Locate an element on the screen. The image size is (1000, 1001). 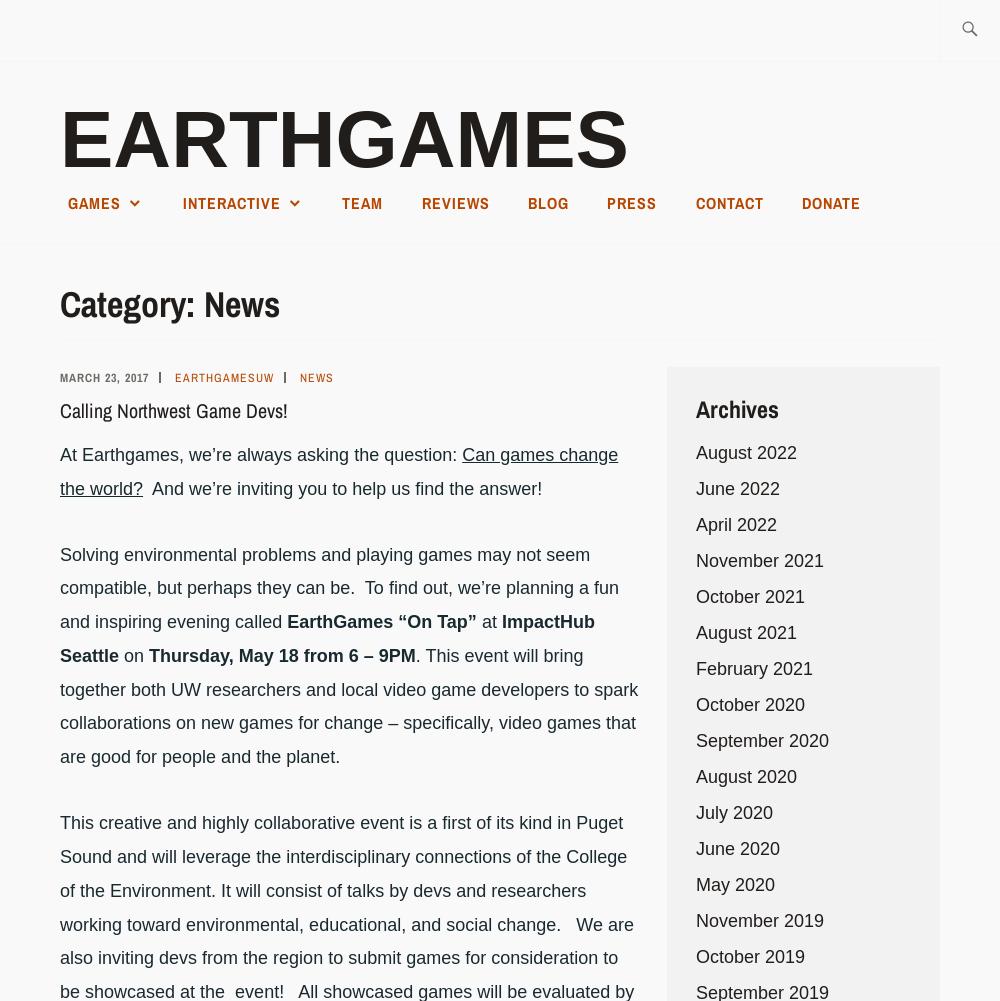
'May 2020' is located at coordinates (734, 883).